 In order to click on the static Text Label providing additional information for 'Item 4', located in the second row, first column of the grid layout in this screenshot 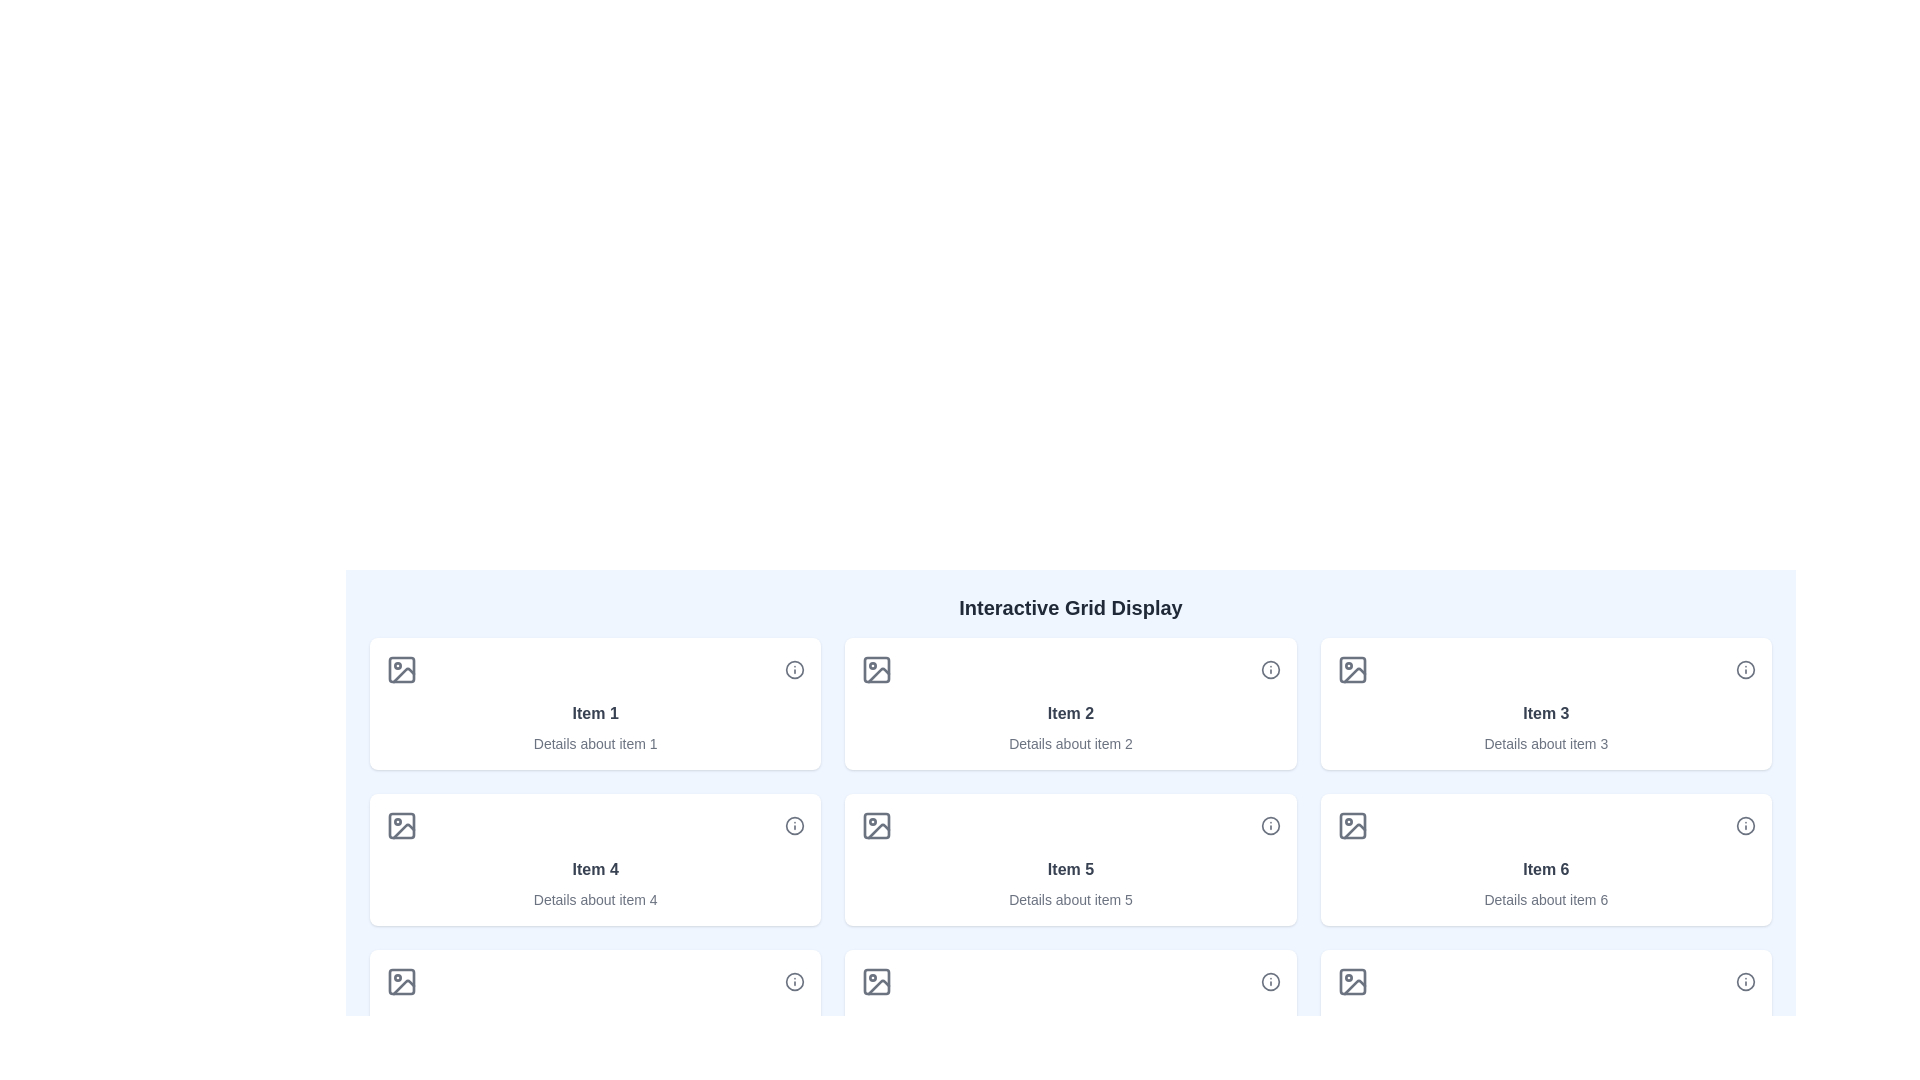, I will do `click(594, 898)`.